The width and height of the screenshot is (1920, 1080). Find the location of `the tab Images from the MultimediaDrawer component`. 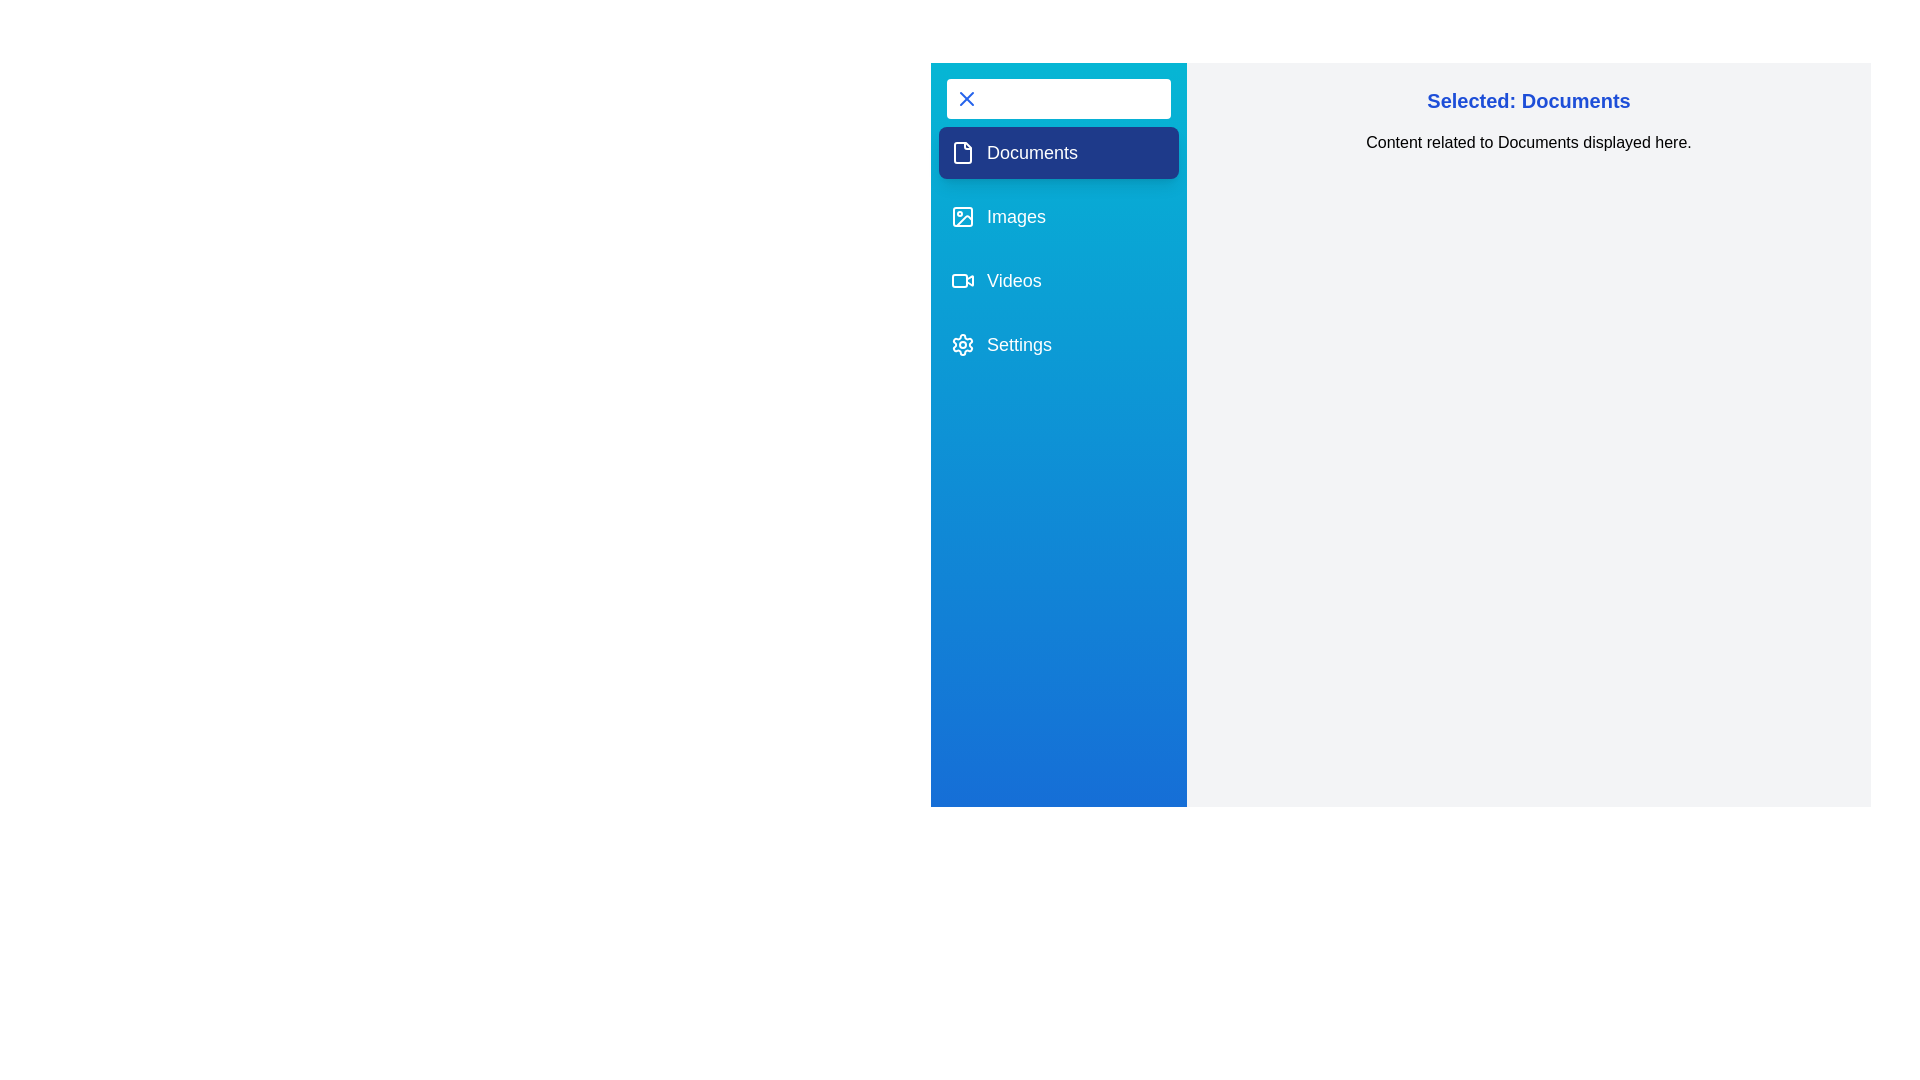

the tab Images from the MultimediaDrawer component is located at coordinates (1058, 216).